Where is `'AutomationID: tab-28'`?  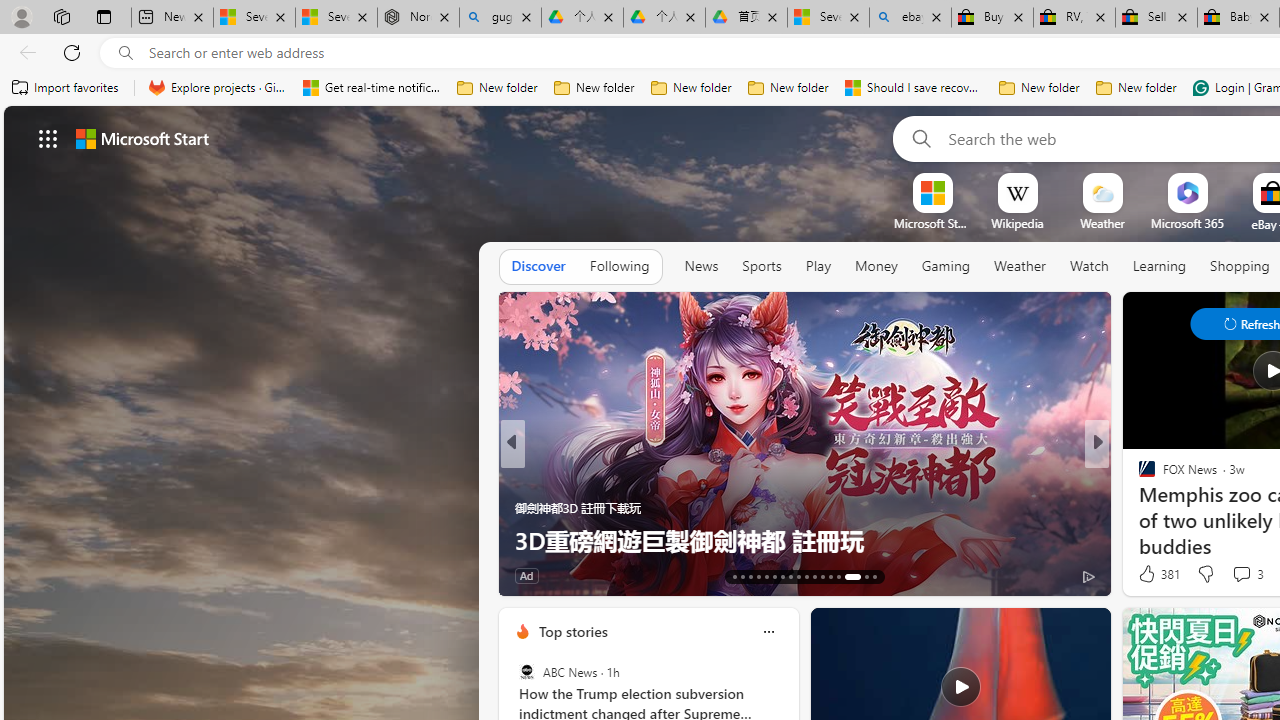
'AutomationID: tab-28' is located at coordinates (860, 577).